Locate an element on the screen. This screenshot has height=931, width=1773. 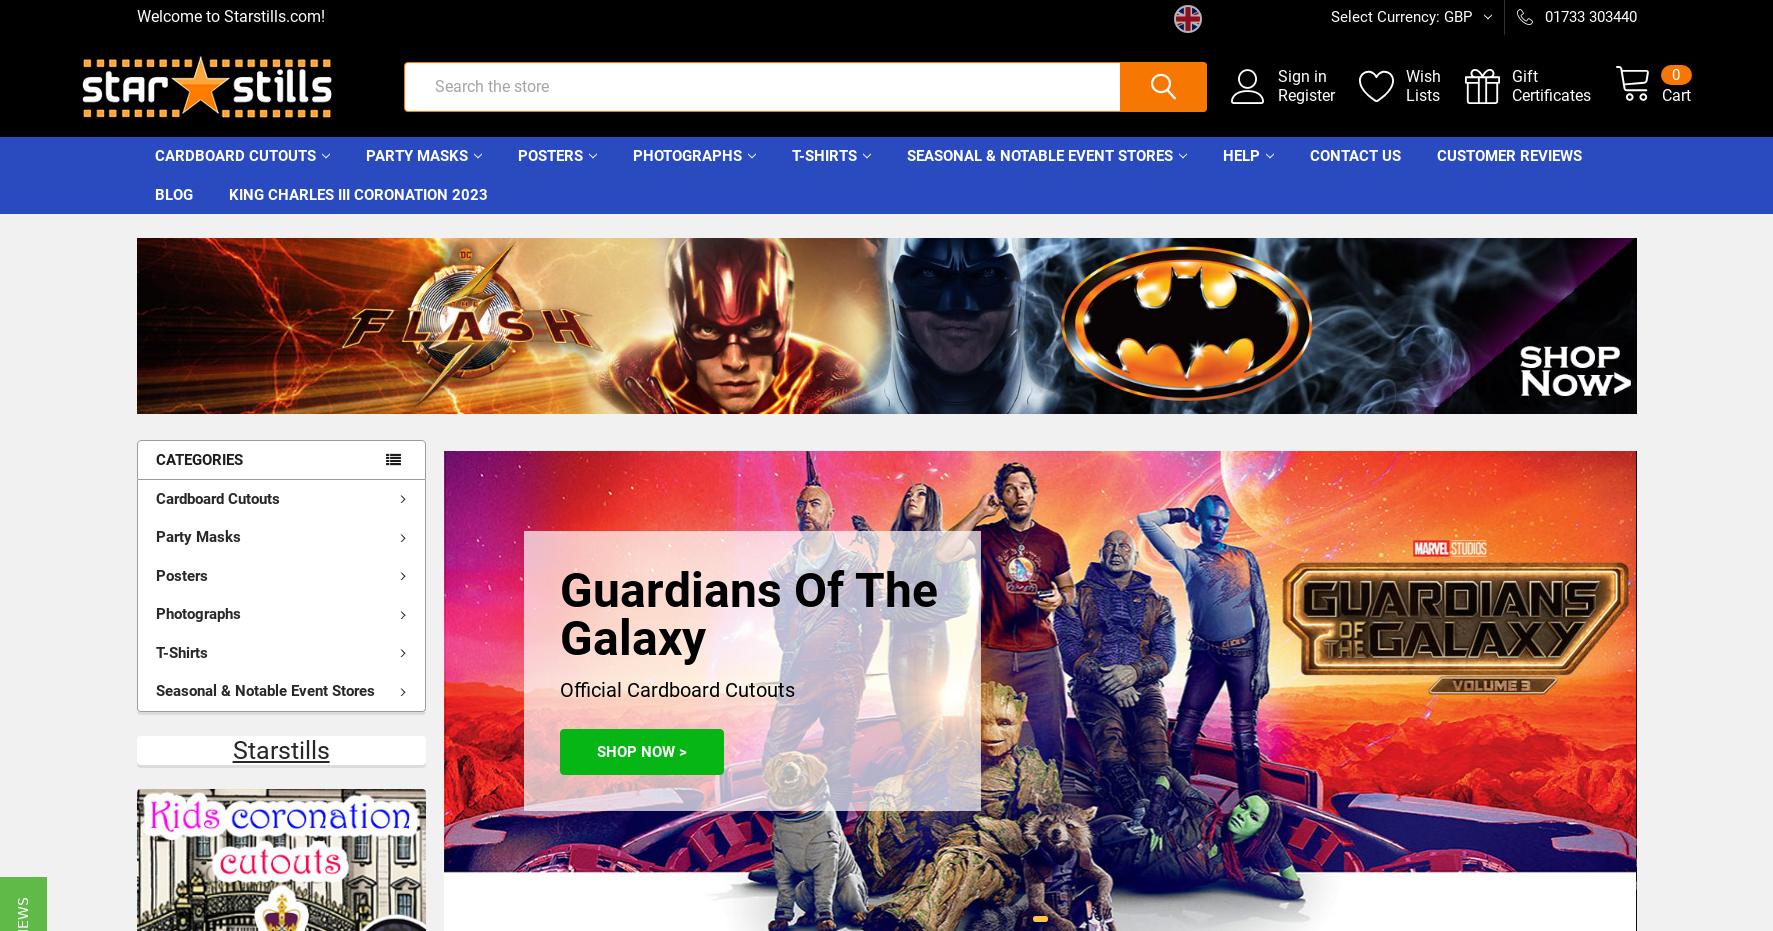
'Wish' is located at coordinates (1368, 87).